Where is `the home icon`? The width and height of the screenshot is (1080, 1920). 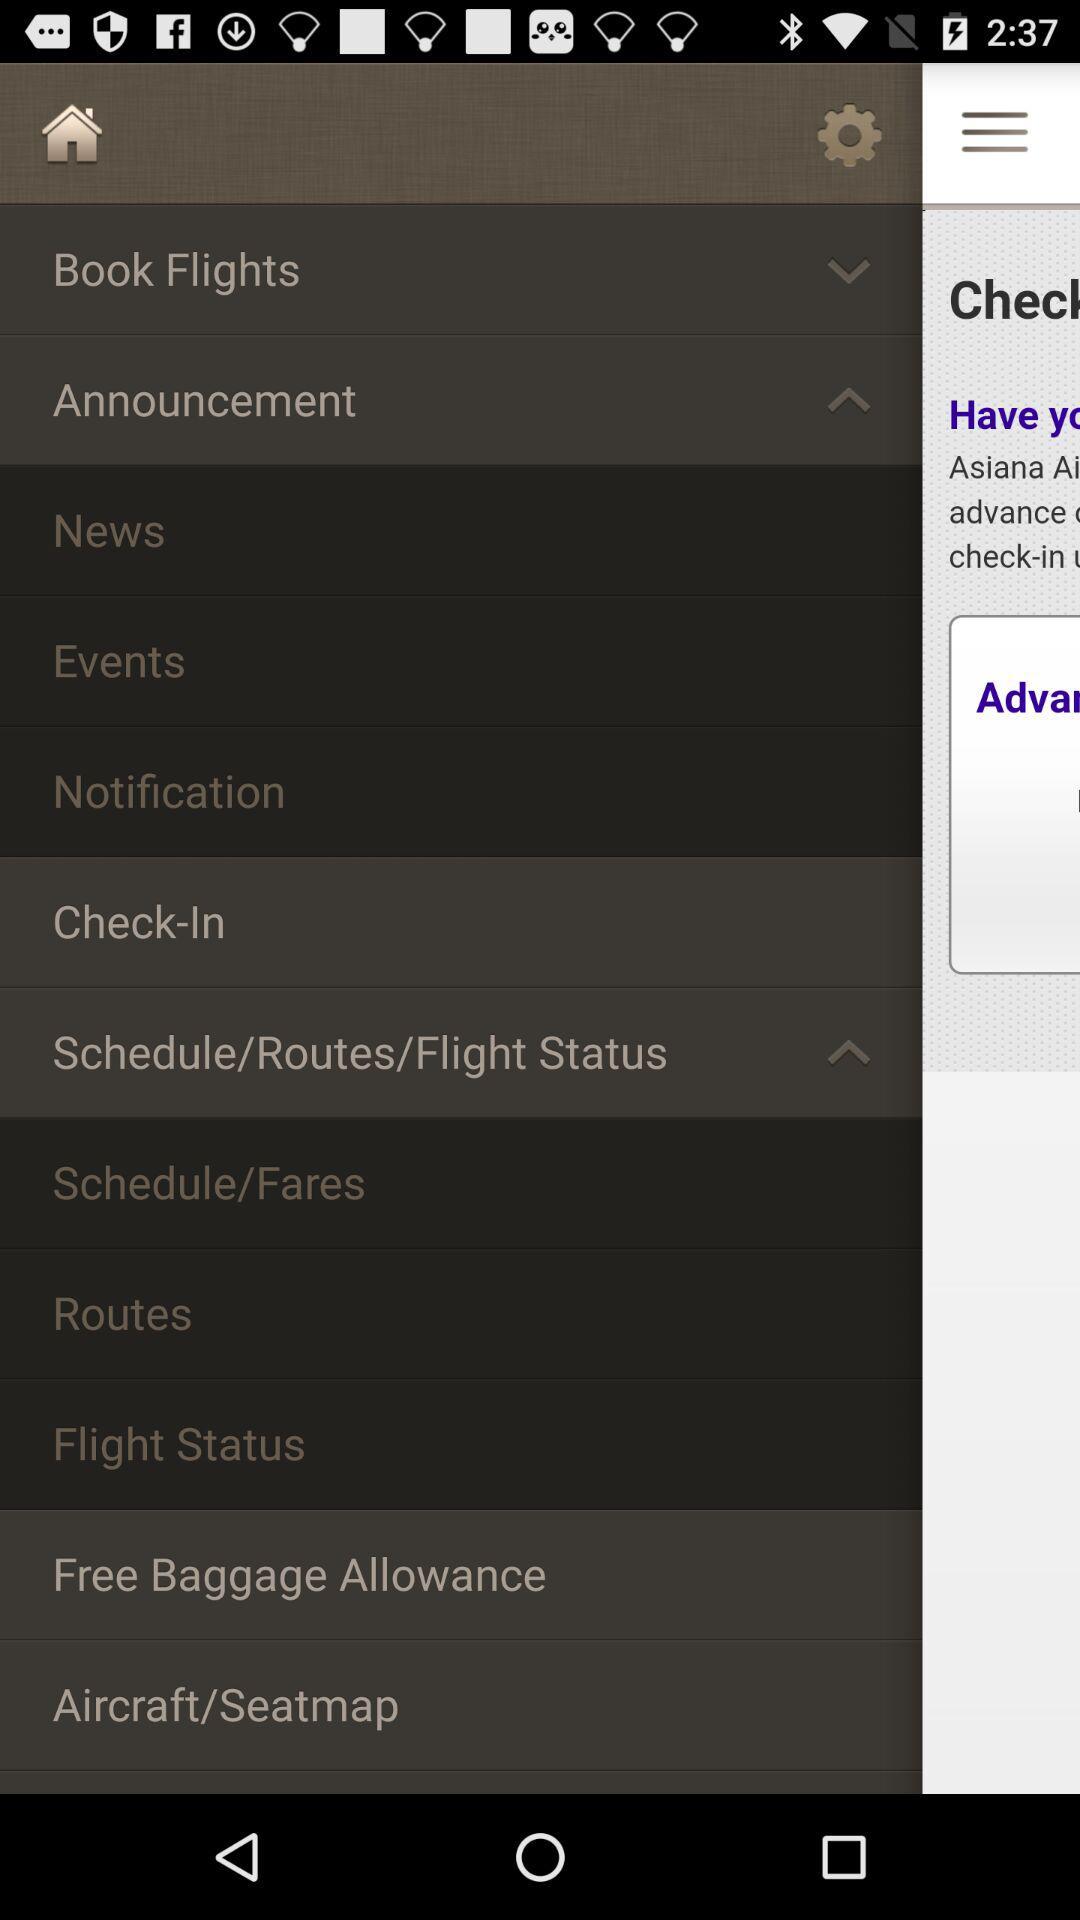 the home icon is located at coordinates (71, 141).